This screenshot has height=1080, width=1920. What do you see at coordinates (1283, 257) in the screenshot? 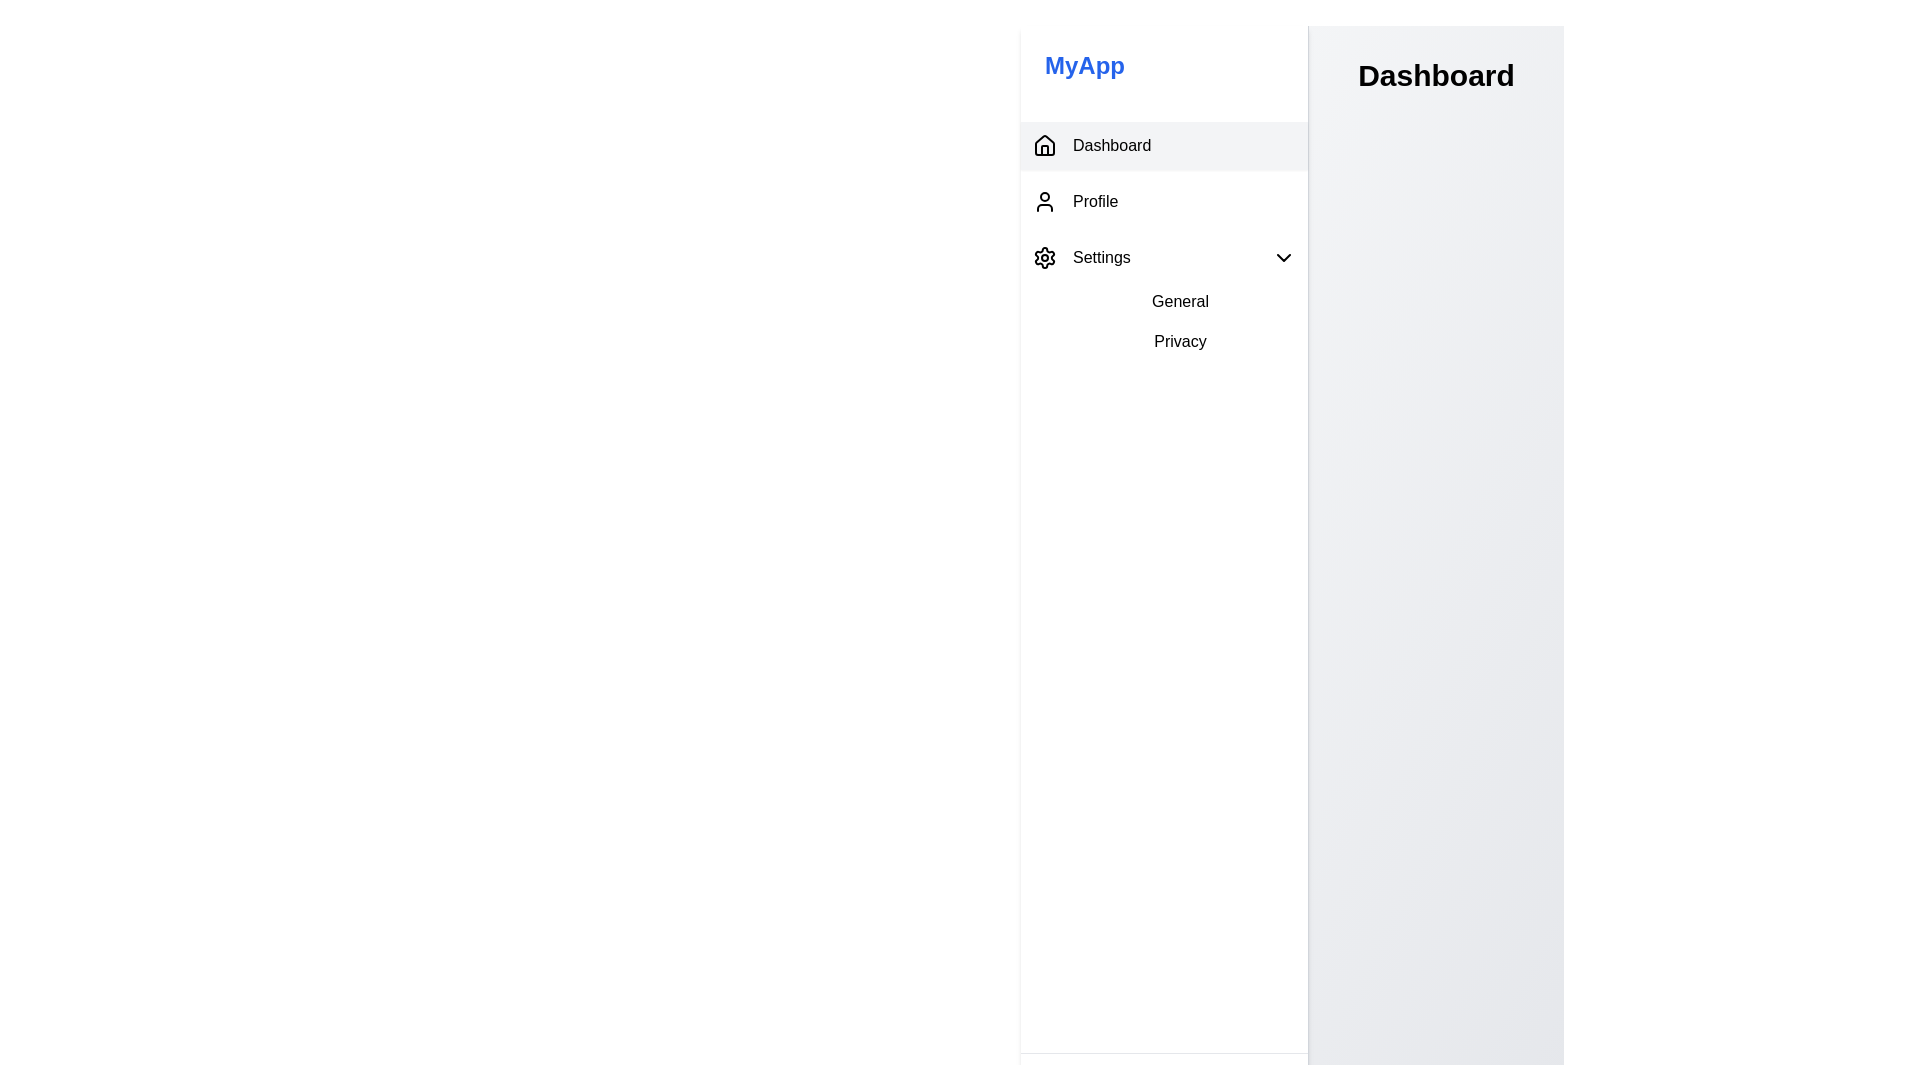
I see `the downwards-pointing chevron icon` at bounding box center [1283, 257].